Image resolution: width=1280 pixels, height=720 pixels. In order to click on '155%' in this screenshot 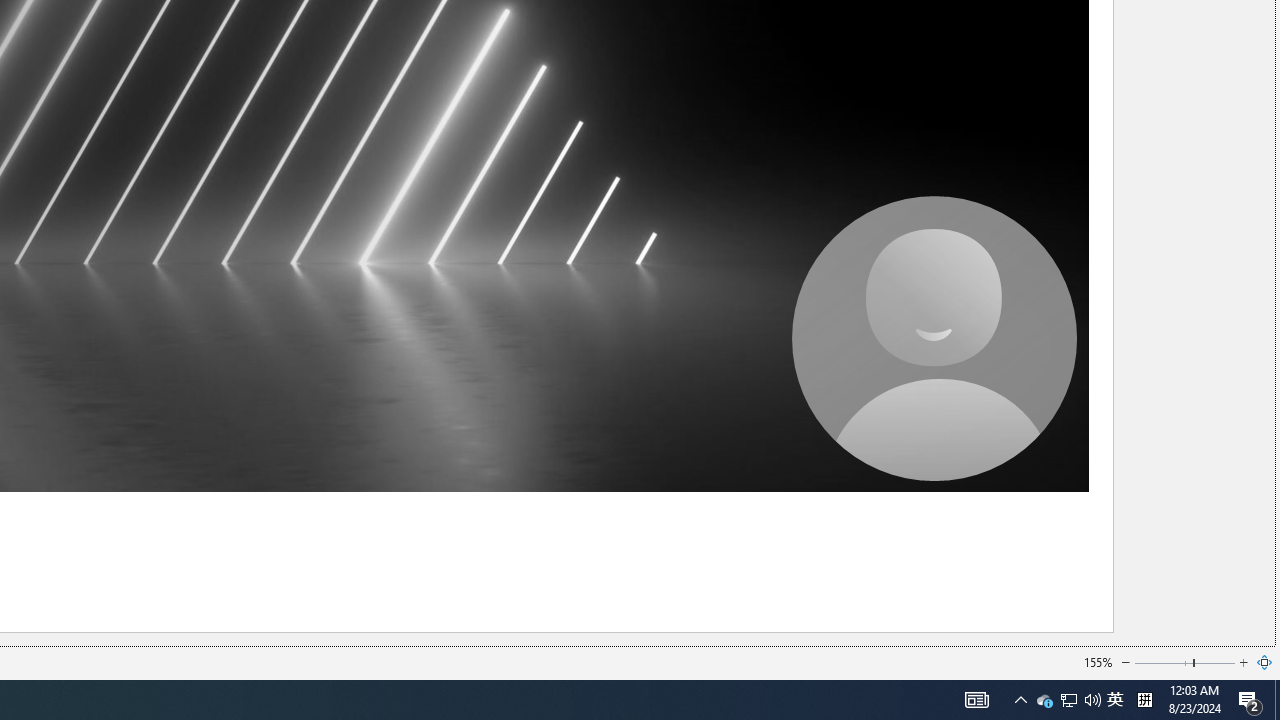, I will do `click(1097, 662)`.